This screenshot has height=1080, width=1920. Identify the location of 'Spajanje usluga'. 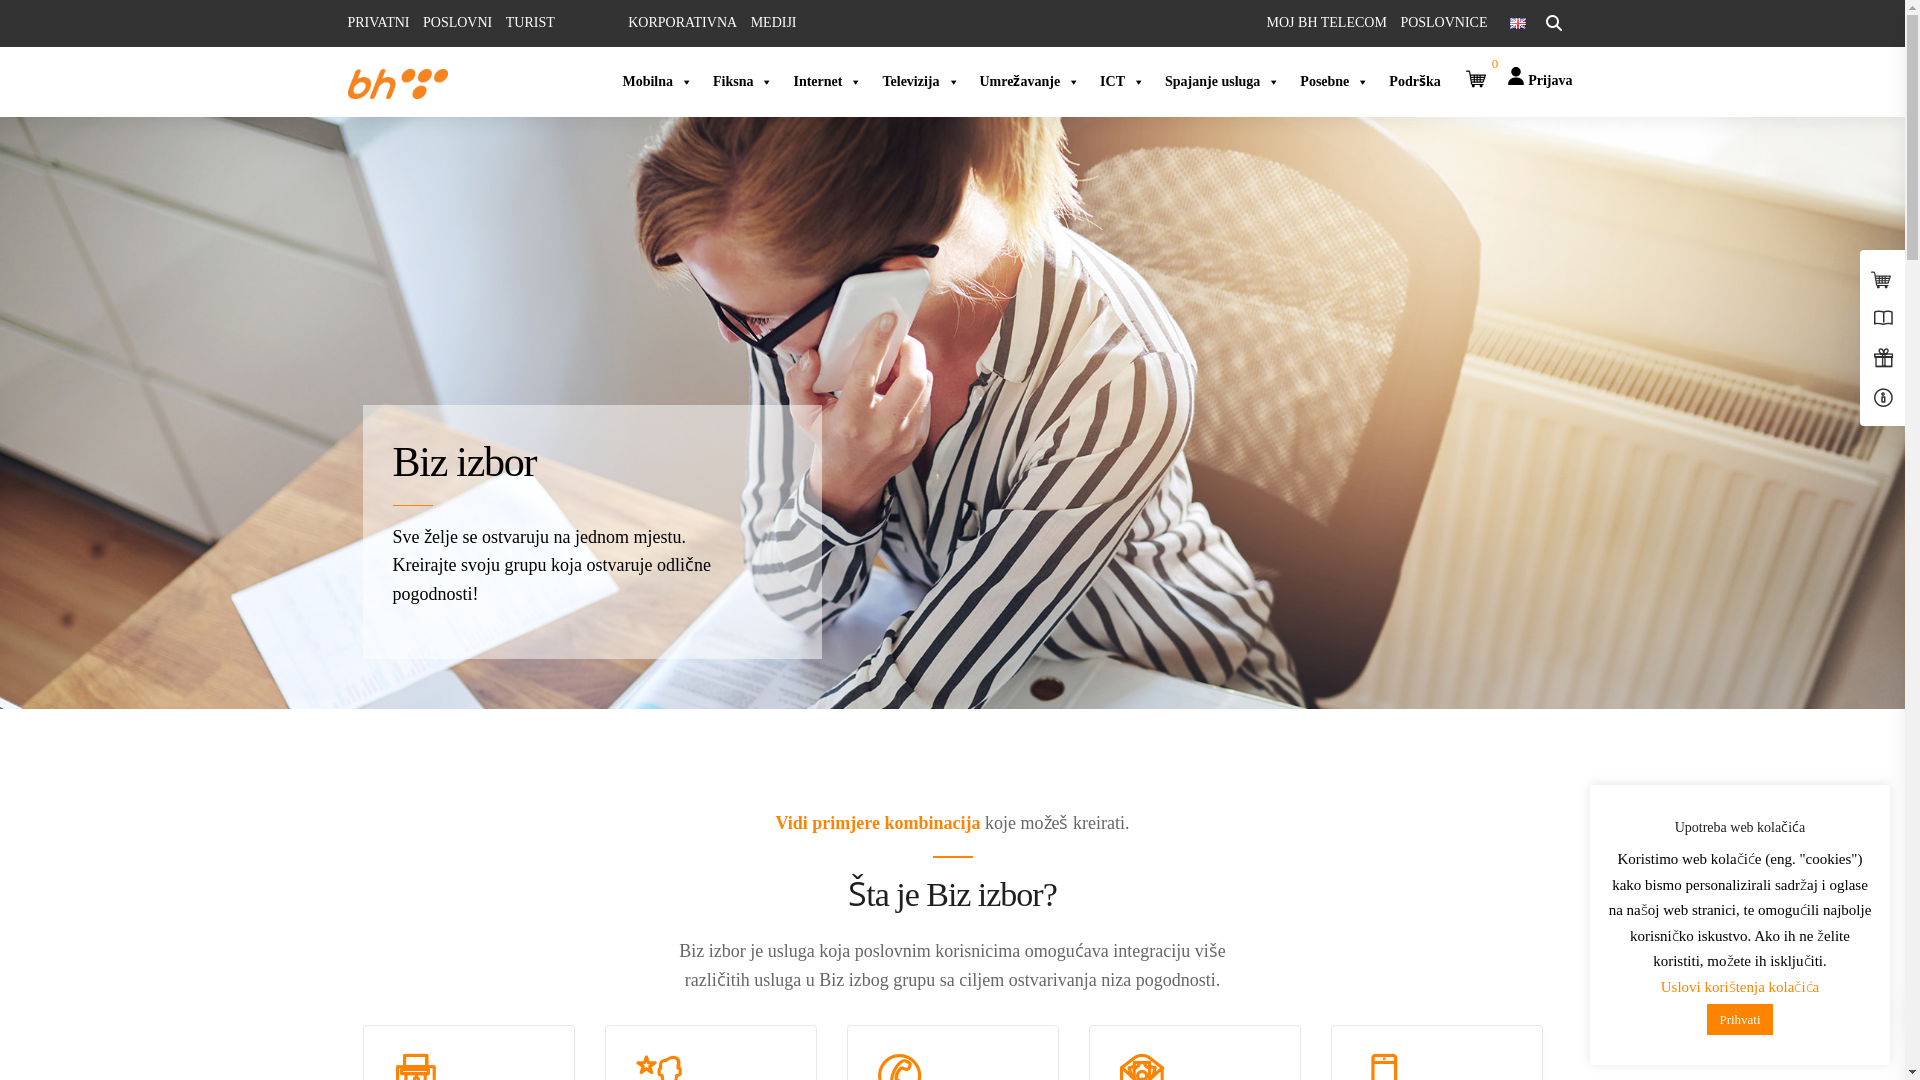
(1221, 80).